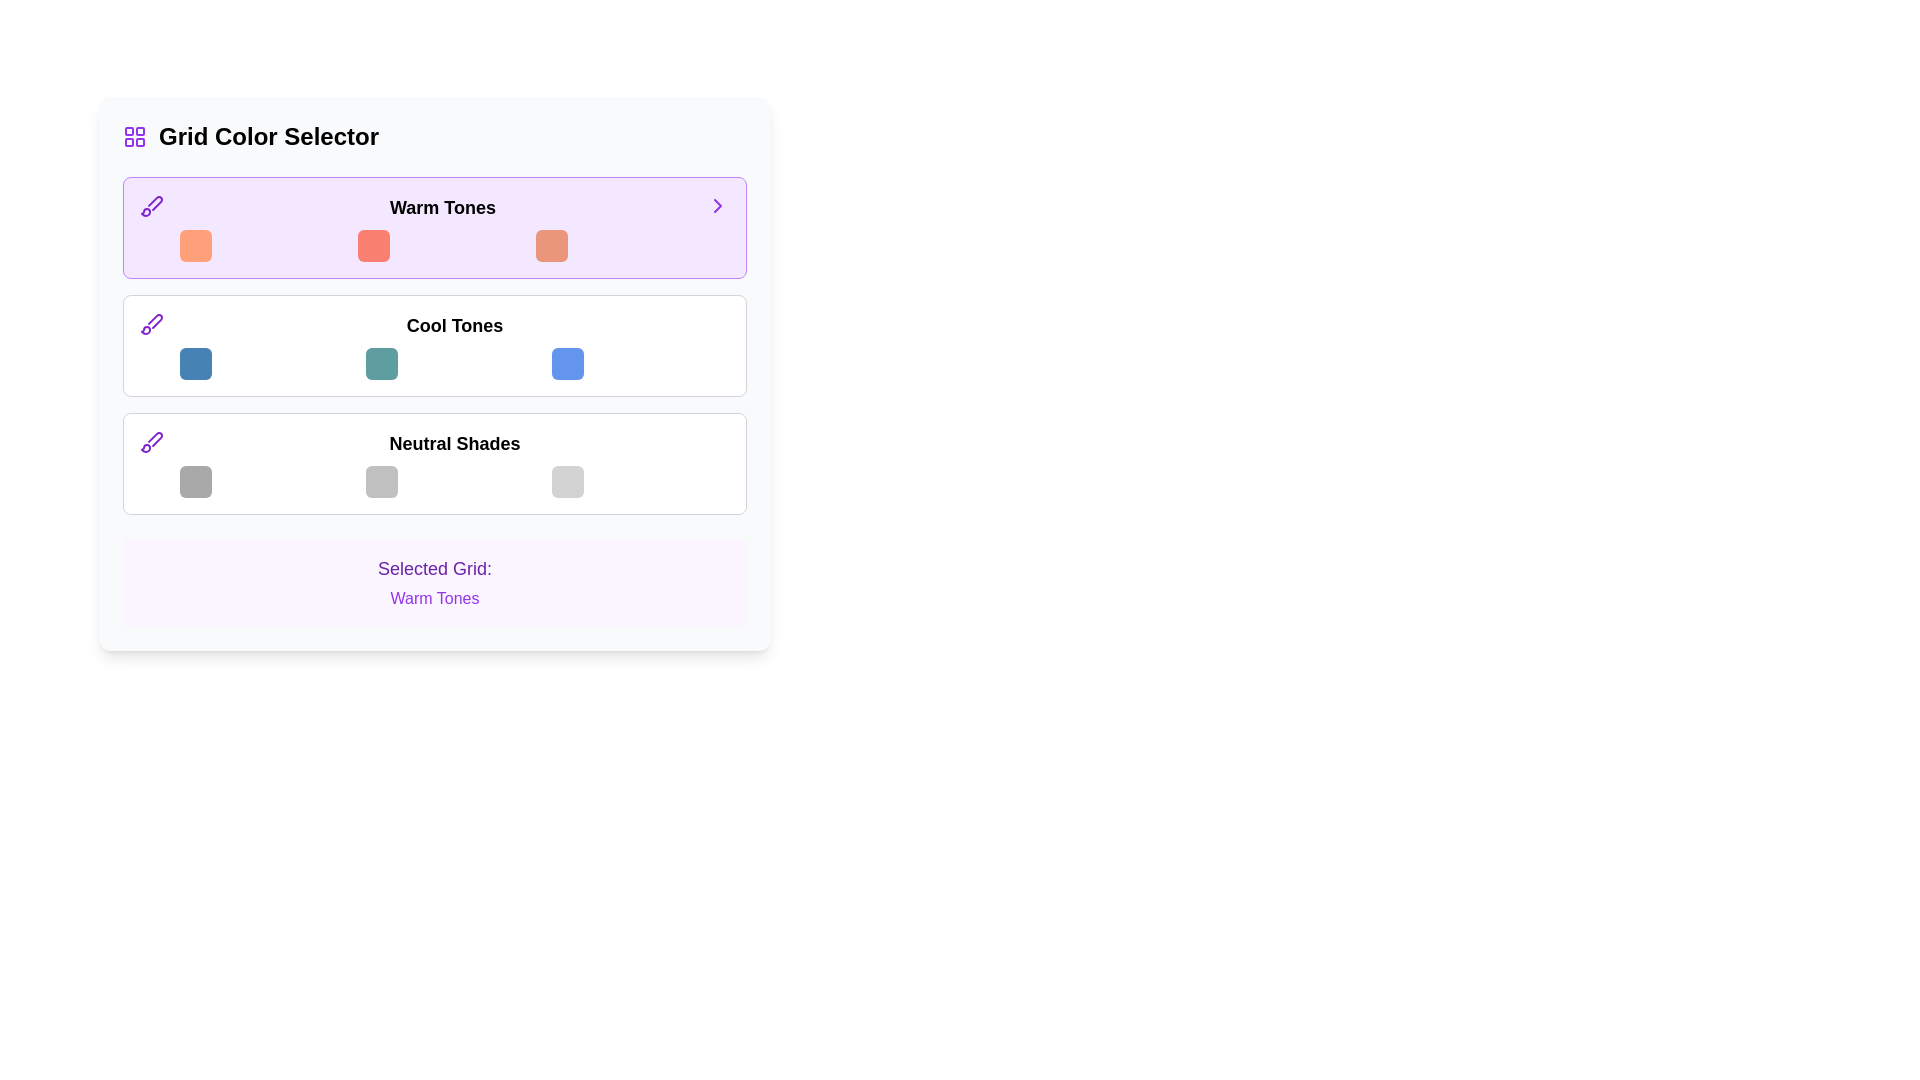  What do you see at coordinates (441, 208) in the screenshot?
I see `the 'Warm Tones' text label located in the 'Grid Color Selector' section, which serves as a heading for the color swatches below` at bounding box center [441, 208].